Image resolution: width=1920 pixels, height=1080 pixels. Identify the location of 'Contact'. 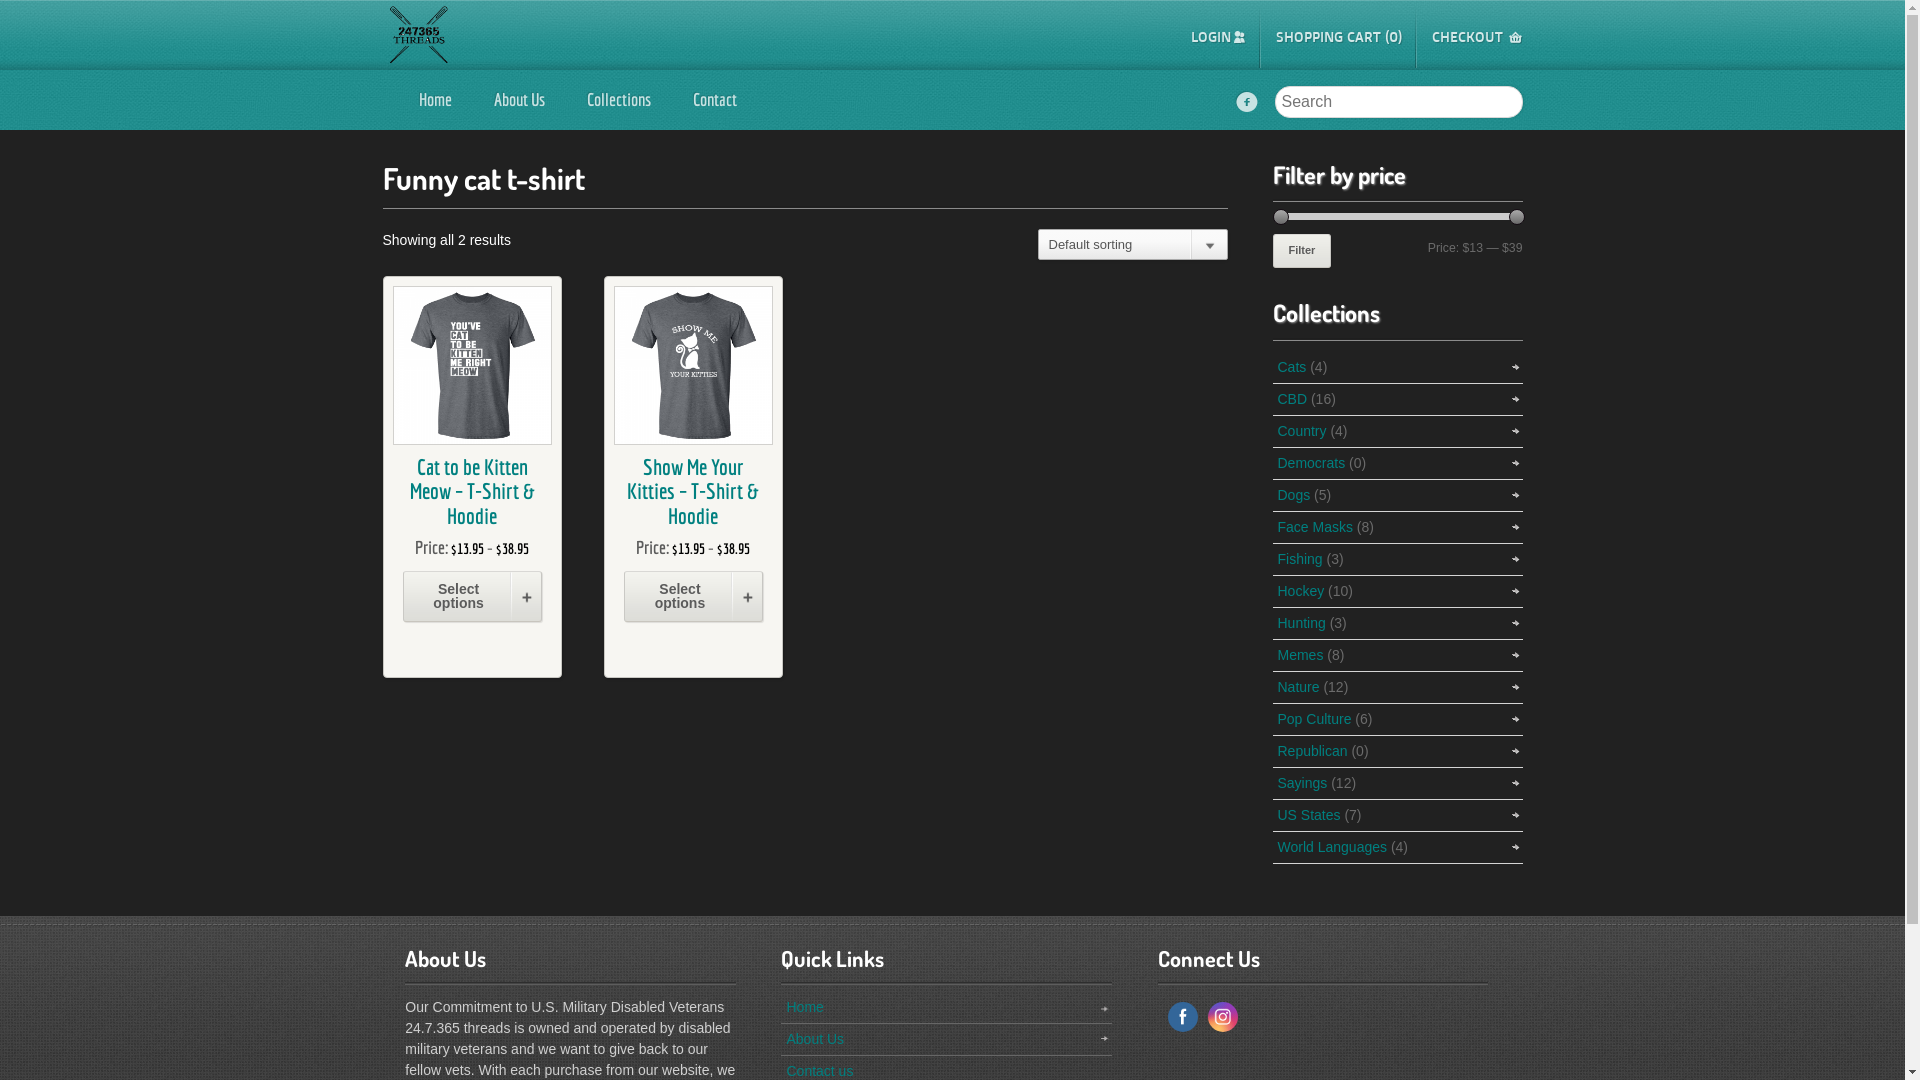
(715, 100).